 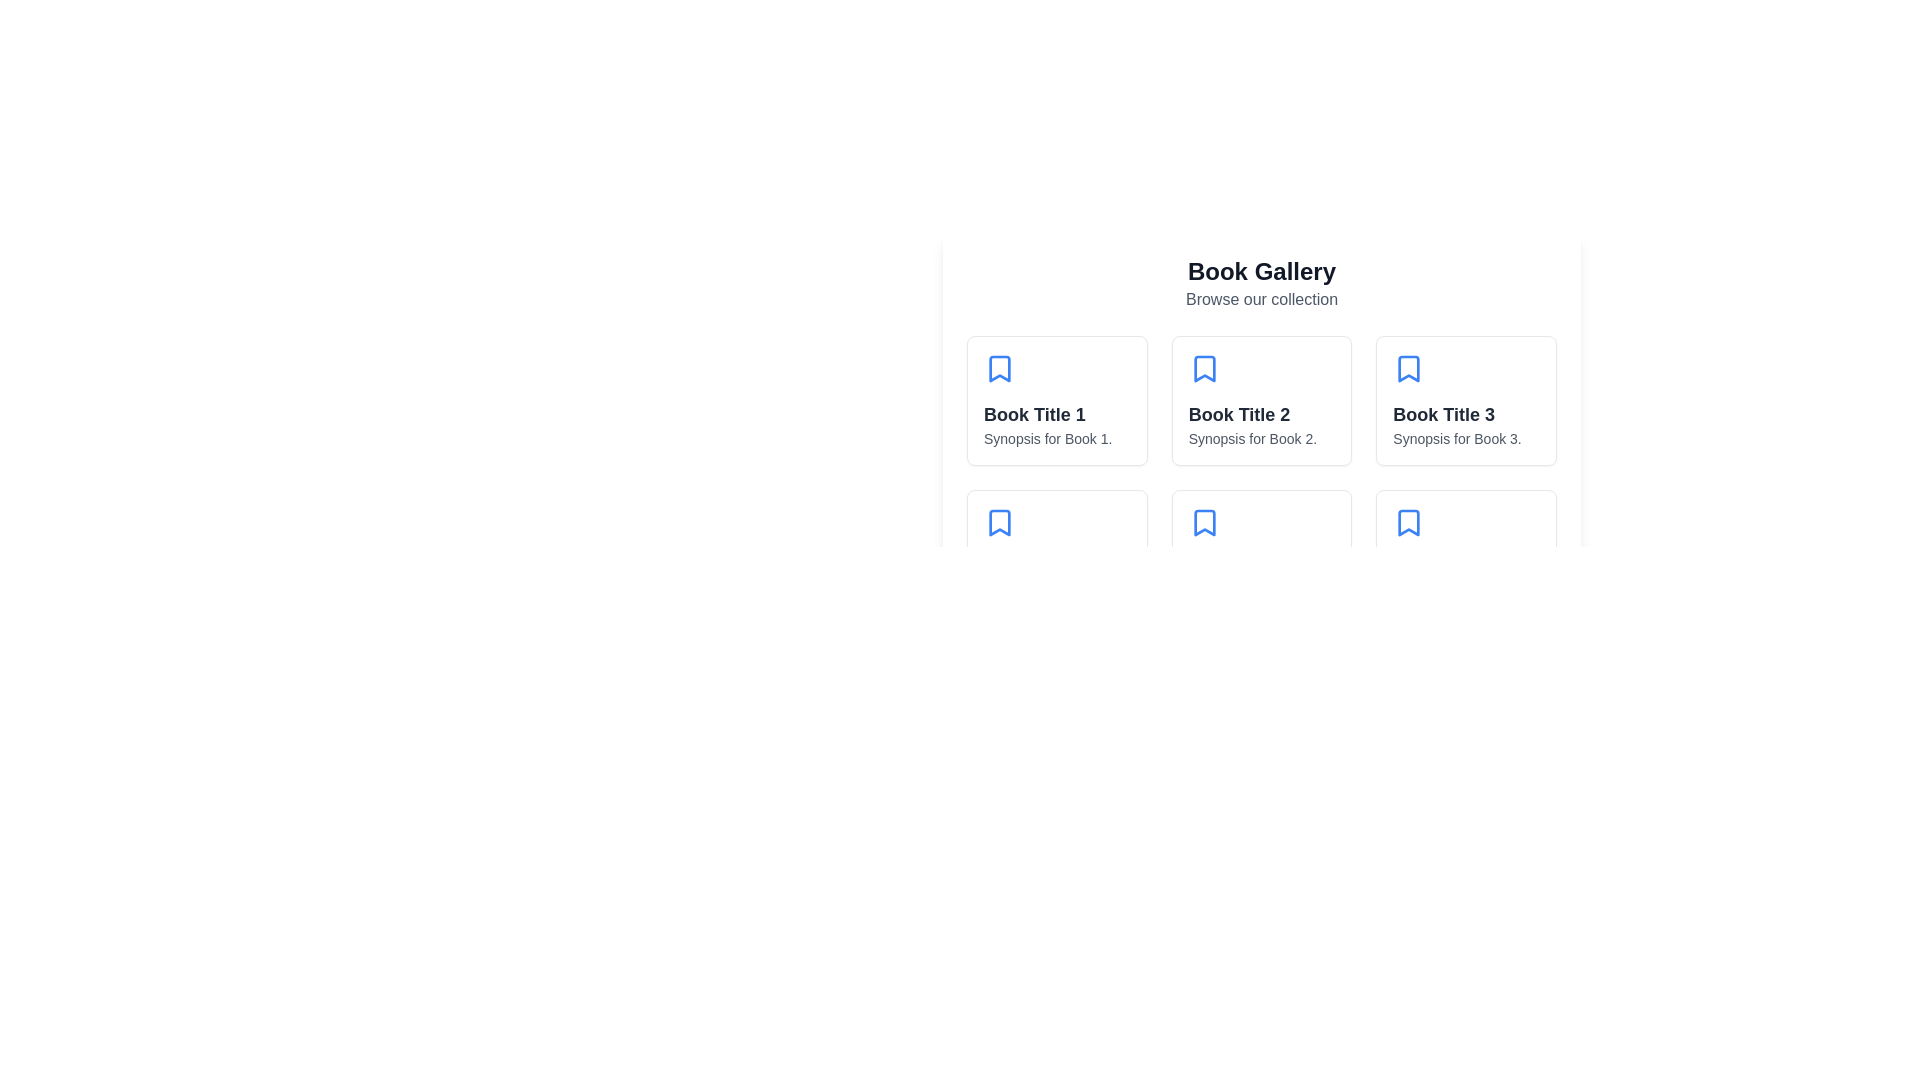 What do you see at coordinates (1056, 555) in the screenshot?
I see `the fourth Card component in the grid layout` at bounding box center [1056, 555].